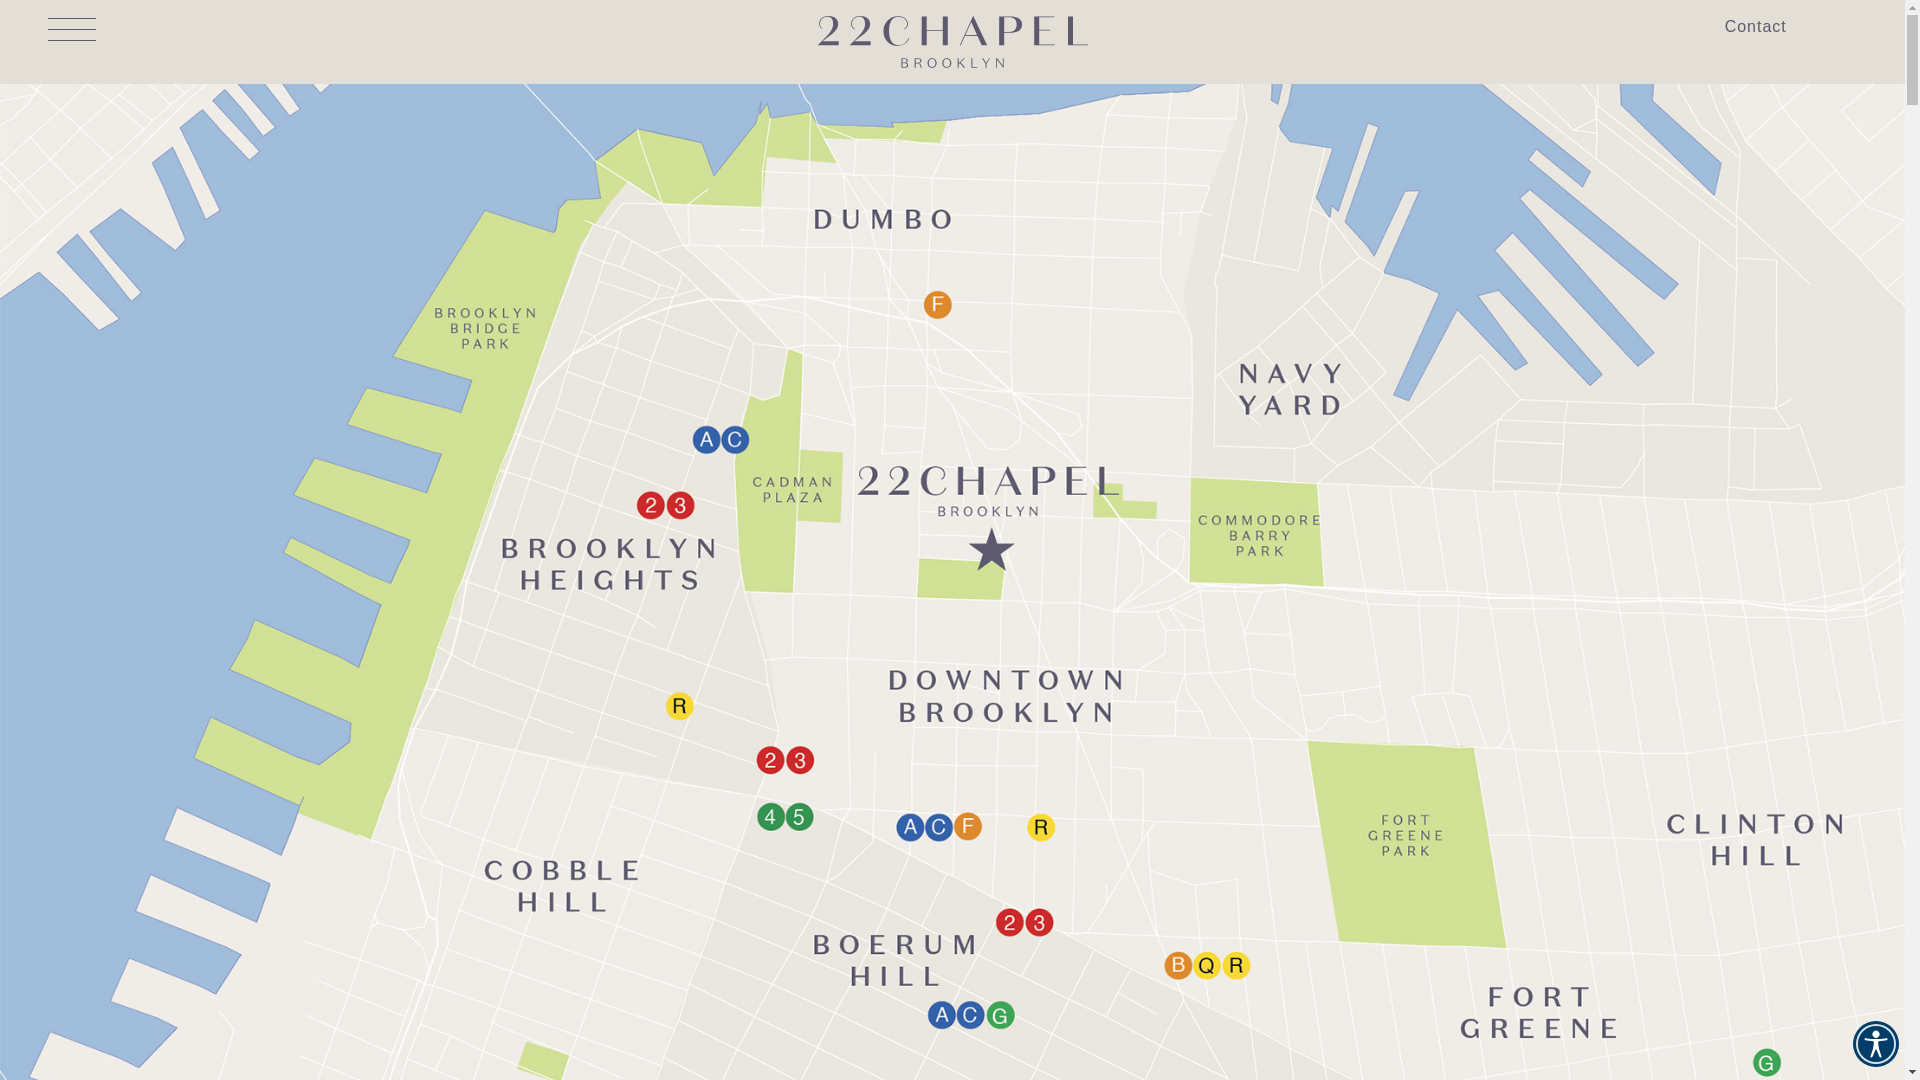 The image size is (1920, 1080). Describe the element at coordinates (1755, 27) in the screenshot. I see `'Contact'` at that location.